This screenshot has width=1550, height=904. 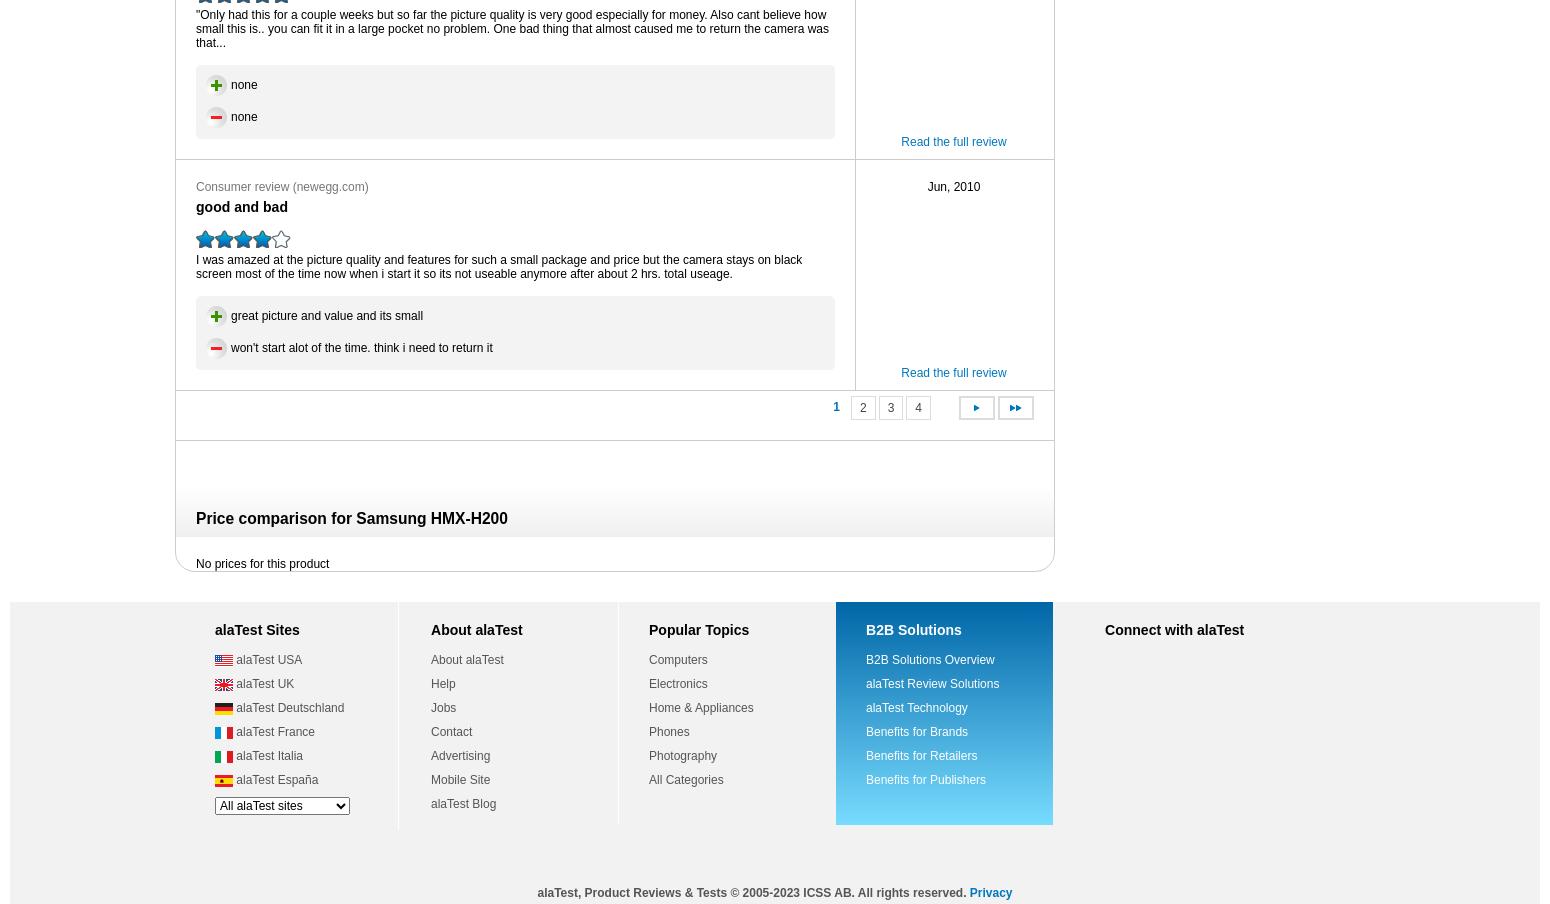 What do you see at coordinates (667, 730) in the screenshot?
I see `'Phones'` at bounding box center [667, 730].